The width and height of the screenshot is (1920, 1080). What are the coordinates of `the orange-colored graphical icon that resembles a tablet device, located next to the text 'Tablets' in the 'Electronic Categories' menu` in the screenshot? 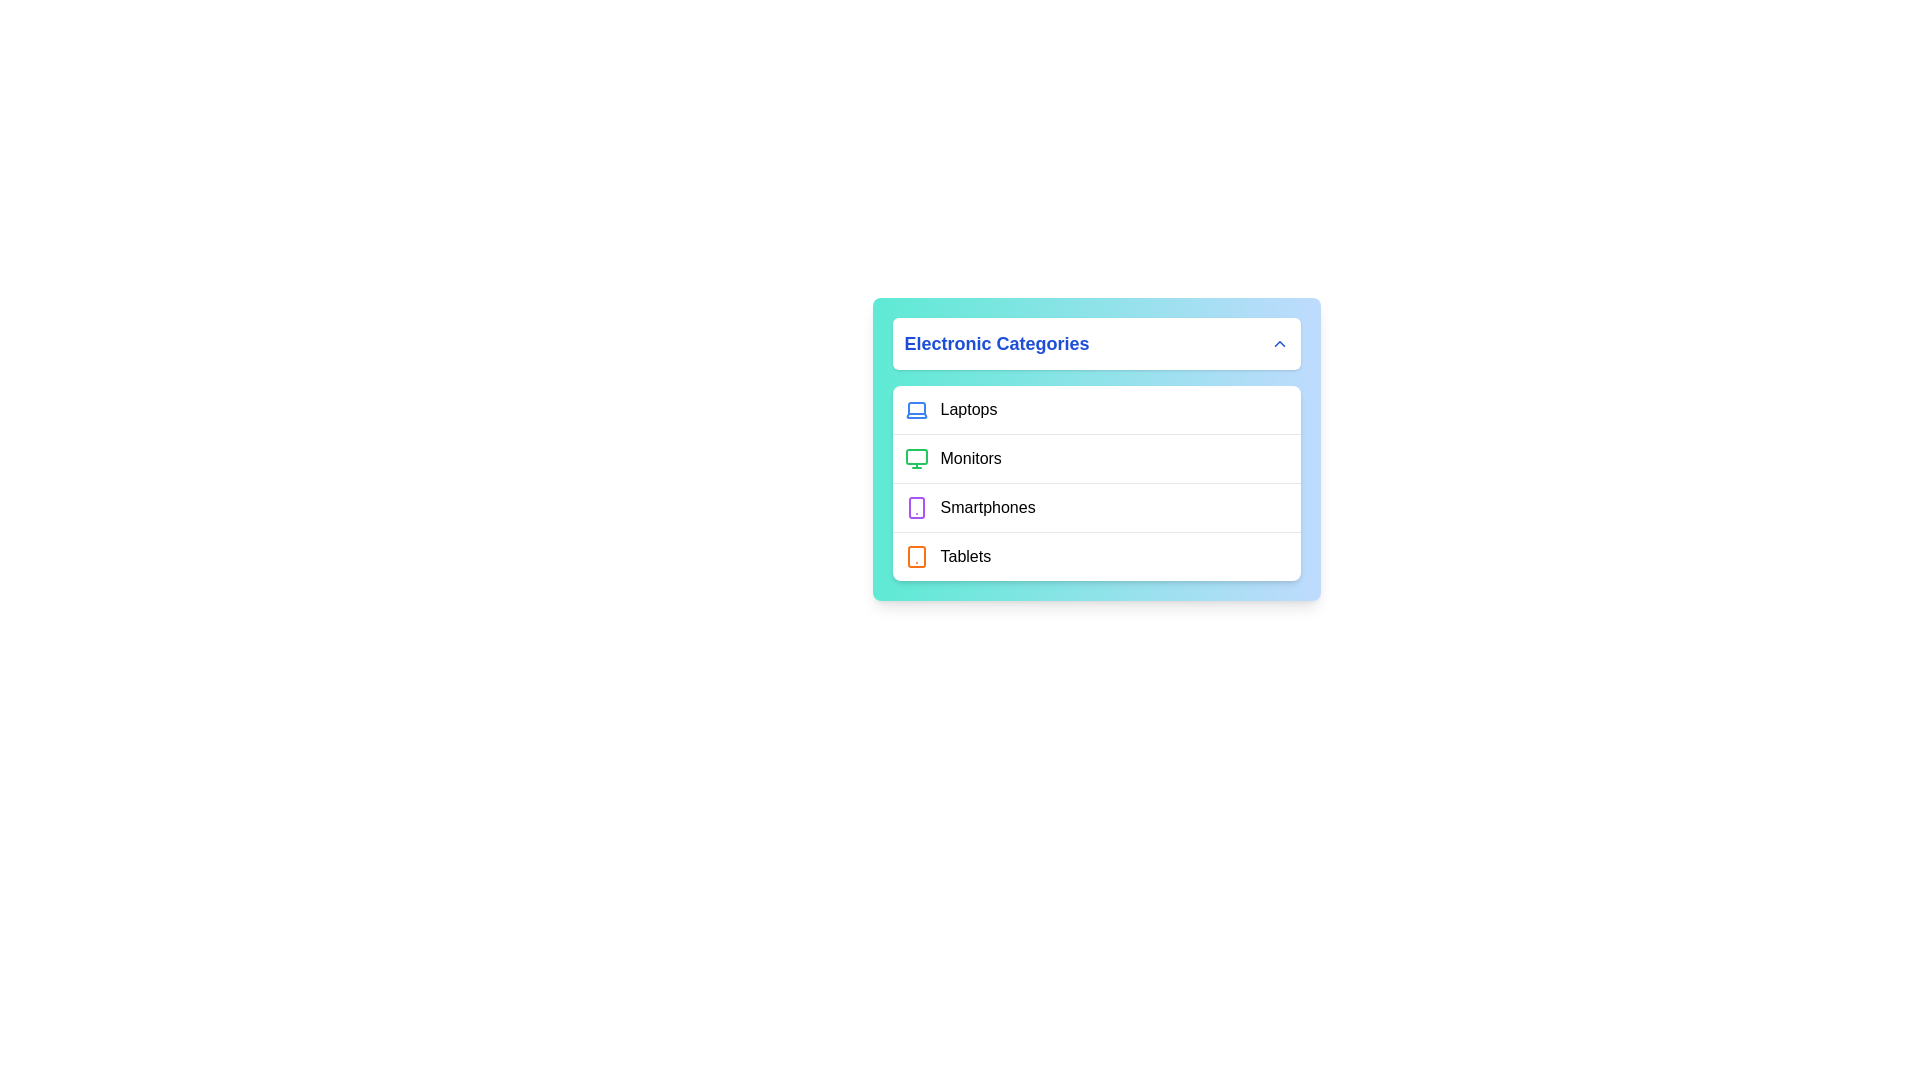 It's located at (915, 556).